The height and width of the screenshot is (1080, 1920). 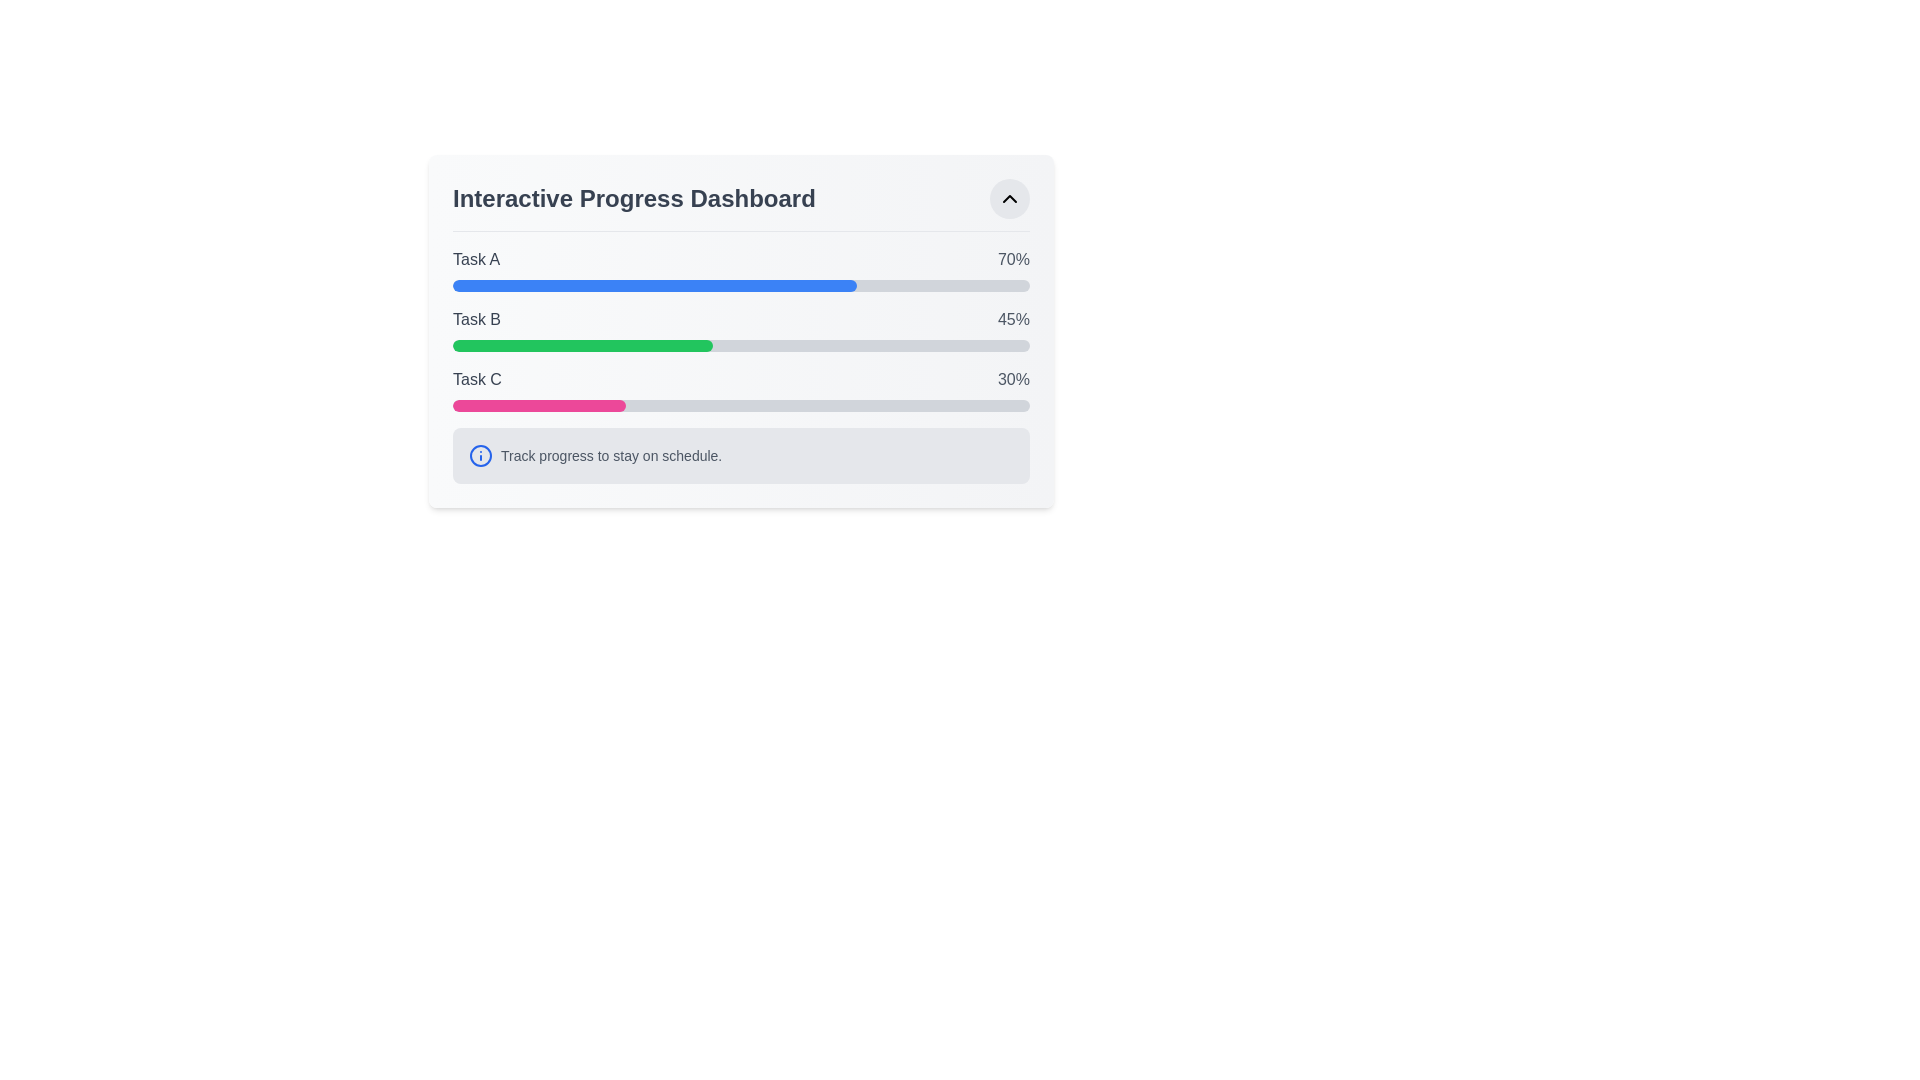 What do you see at coordinates (740, 405) in the screenshot?
I see `the progress bar indicating 30% completion for Task C, which is the third item in the vertical list of progress bars within the dashboard` at bounding box center [740, 405].